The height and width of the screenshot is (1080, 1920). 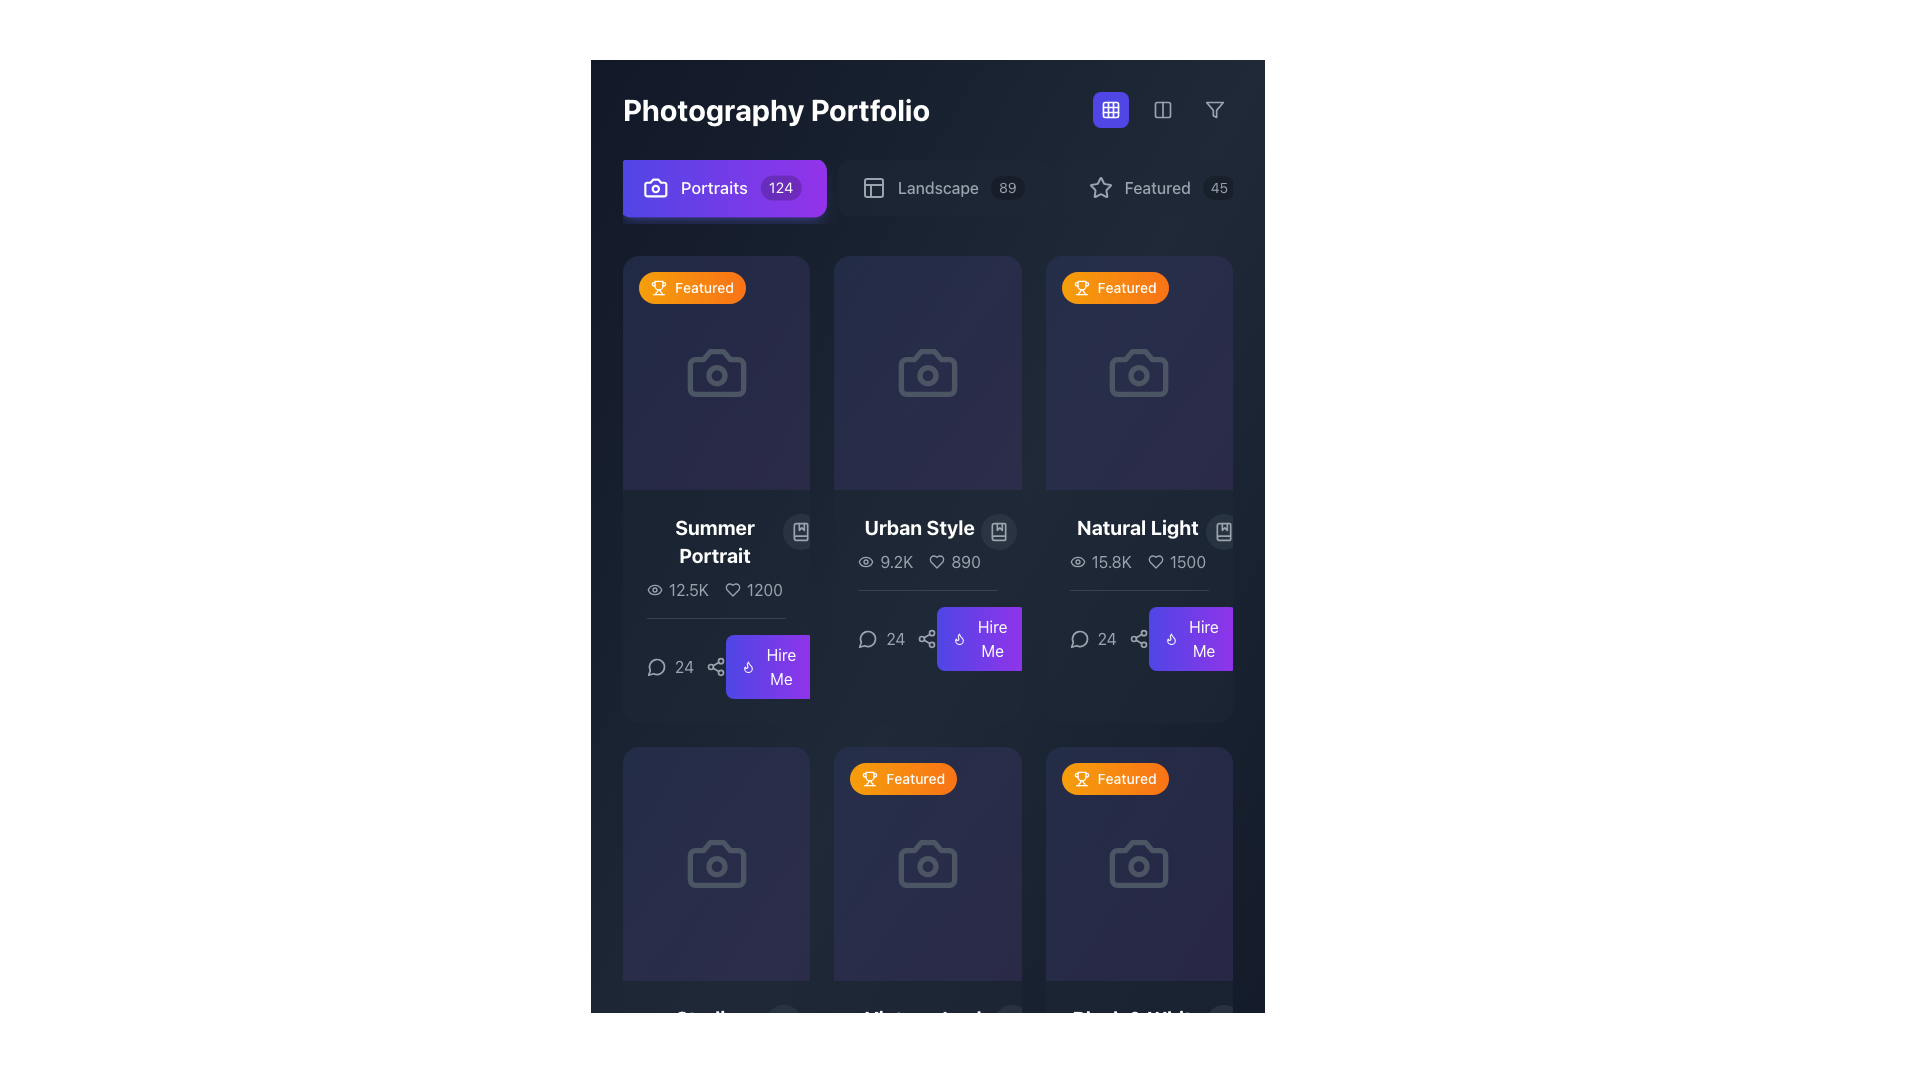 I want to click on the 'Hire Me' button located at the bottom of the 'Urban Style' portfolio card, which features bold text and a gradient background, so click(x=780, y=667).